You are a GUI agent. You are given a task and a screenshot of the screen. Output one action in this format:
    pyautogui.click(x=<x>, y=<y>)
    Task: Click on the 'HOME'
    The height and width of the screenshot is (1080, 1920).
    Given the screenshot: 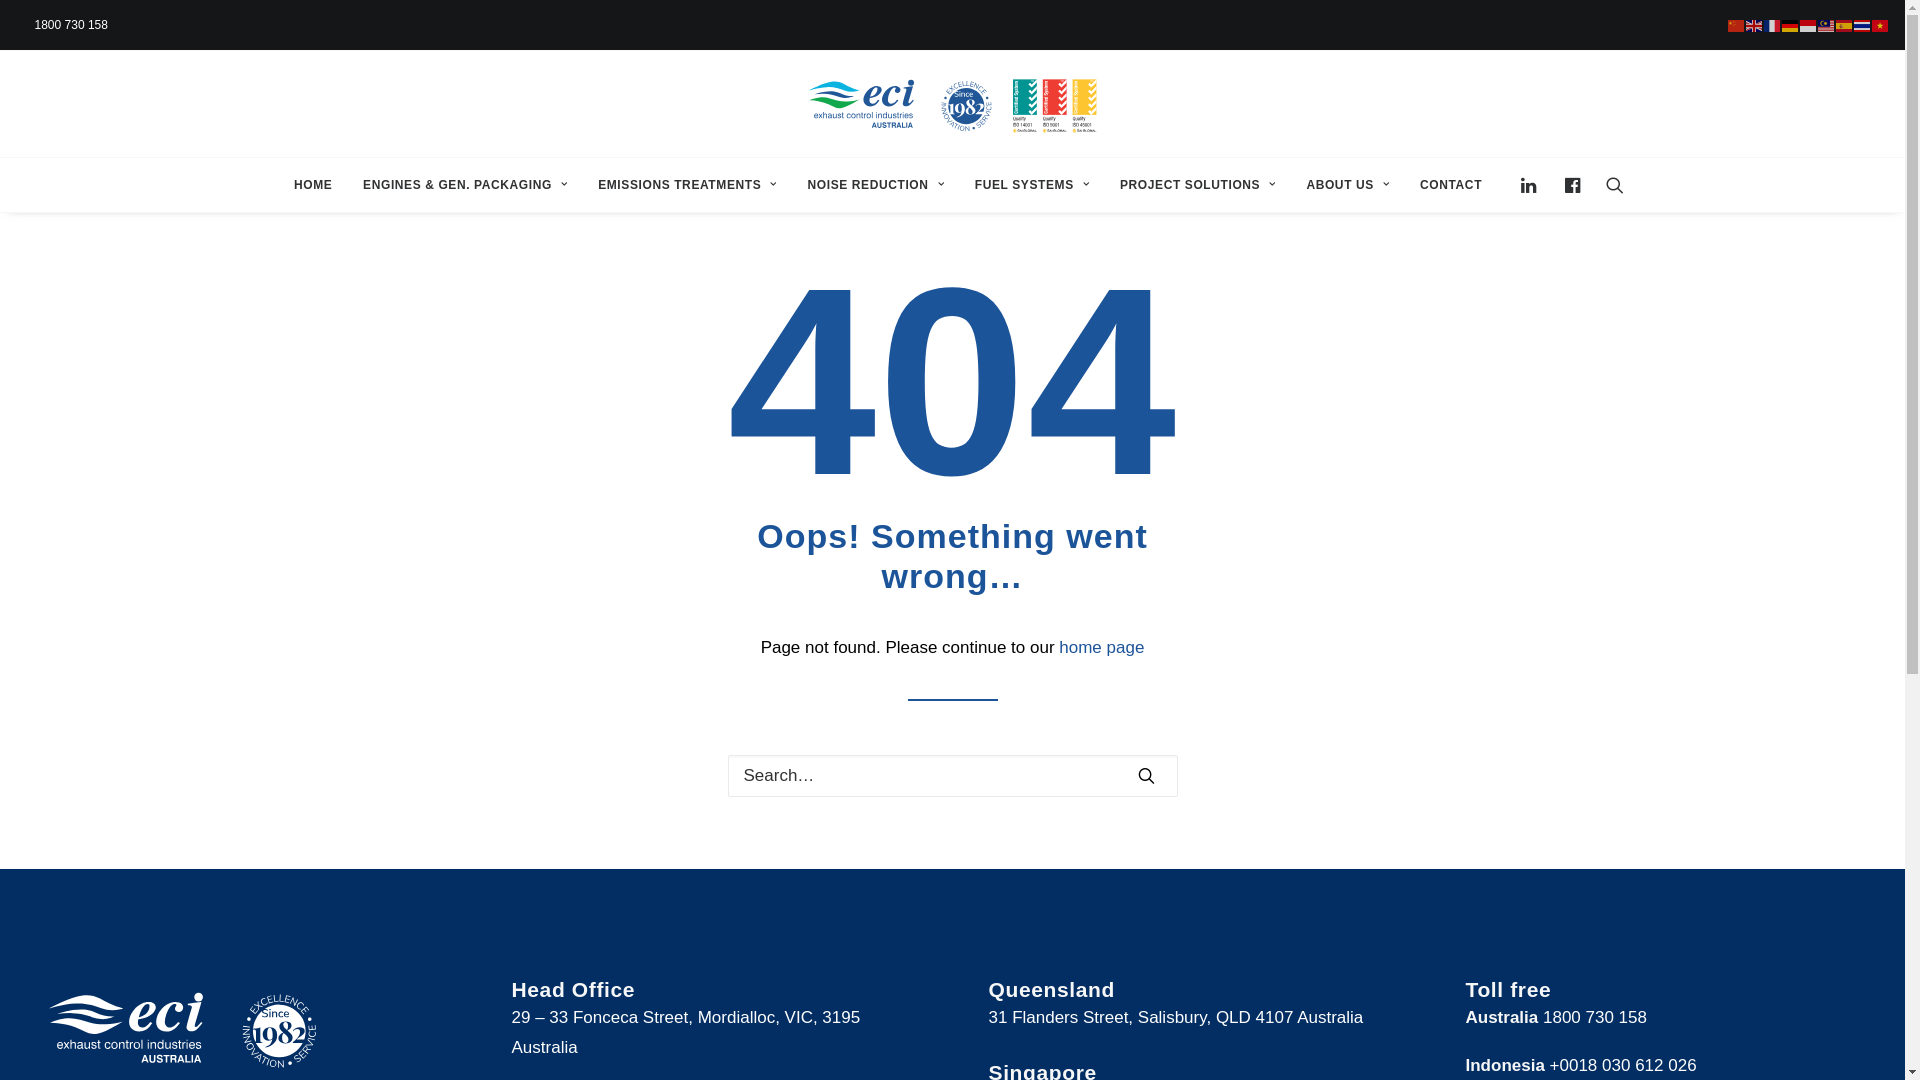 What is the action you would take?
    pyautogui.click(x=311, y=185)
    